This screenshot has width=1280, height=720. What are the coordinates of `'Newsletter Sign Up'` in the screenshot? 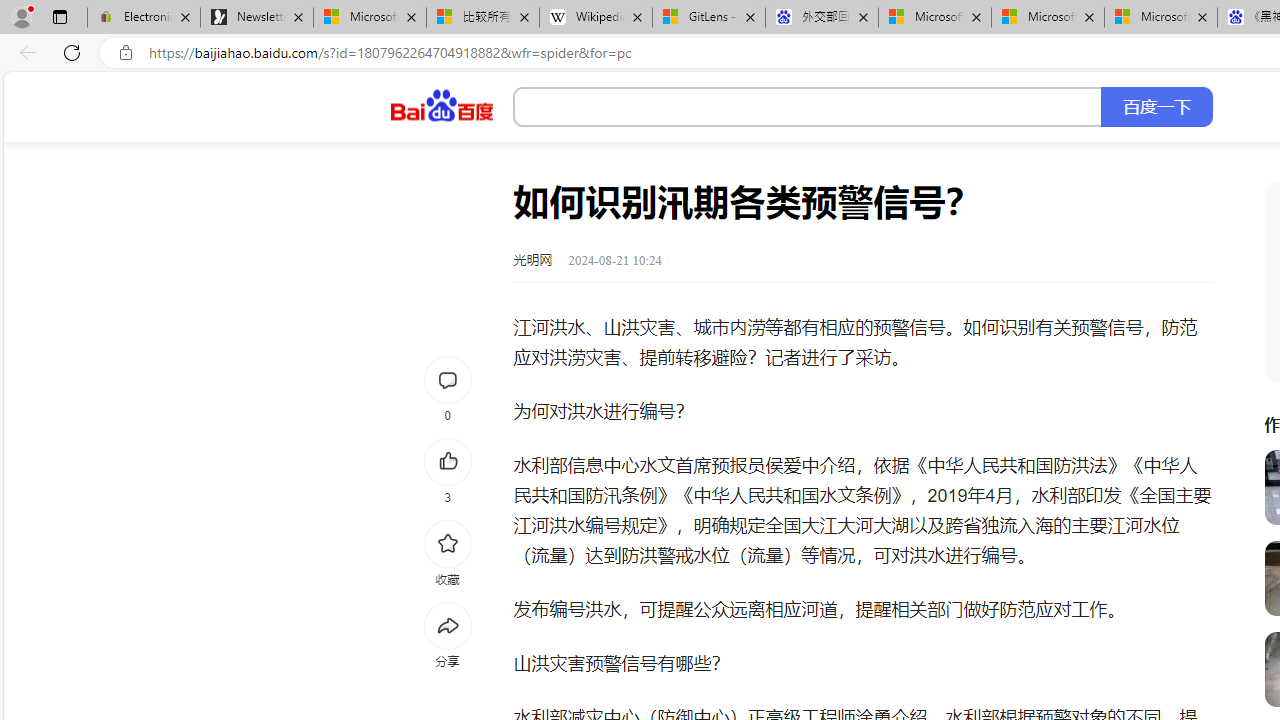 It's located at (256, 17).